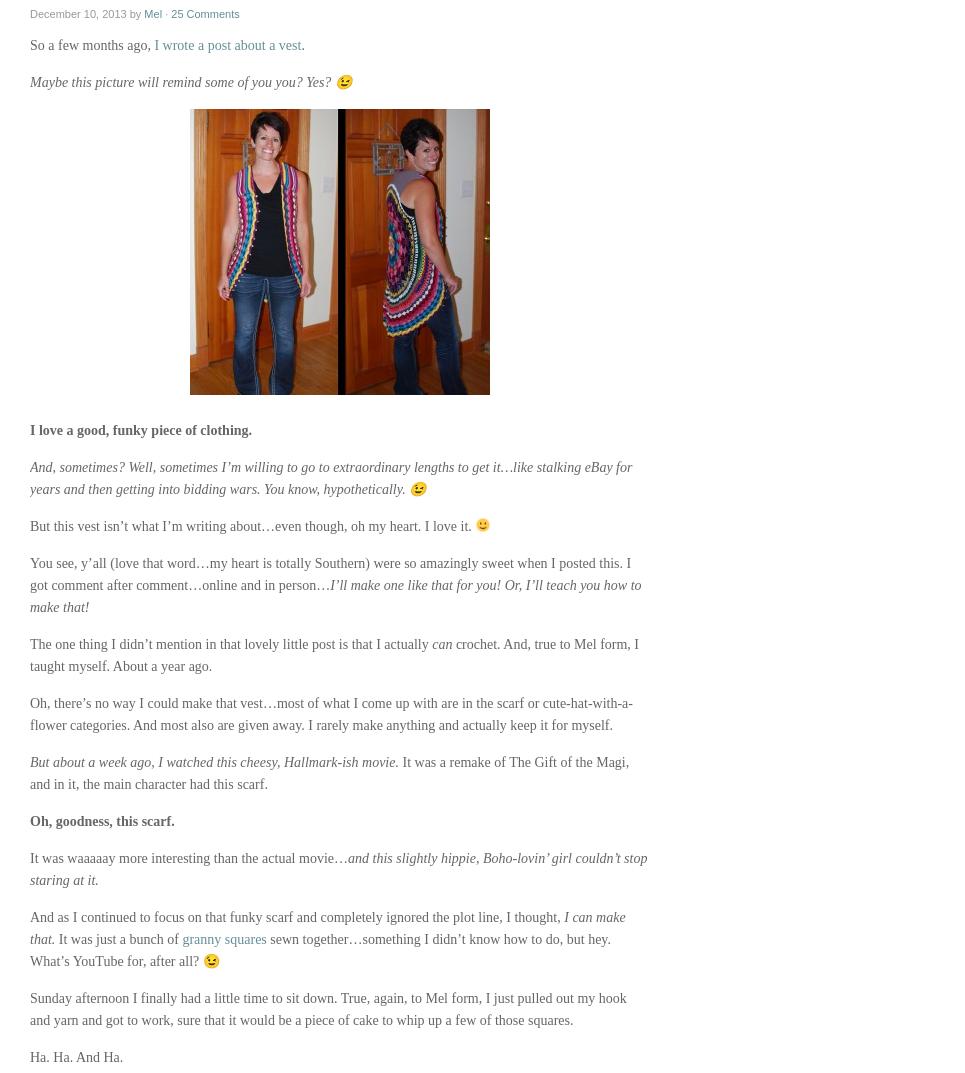 This screenshot has height=1073, width=965. I want to click on 'I love a good, funky piece of clothing.', so click(140, 430).